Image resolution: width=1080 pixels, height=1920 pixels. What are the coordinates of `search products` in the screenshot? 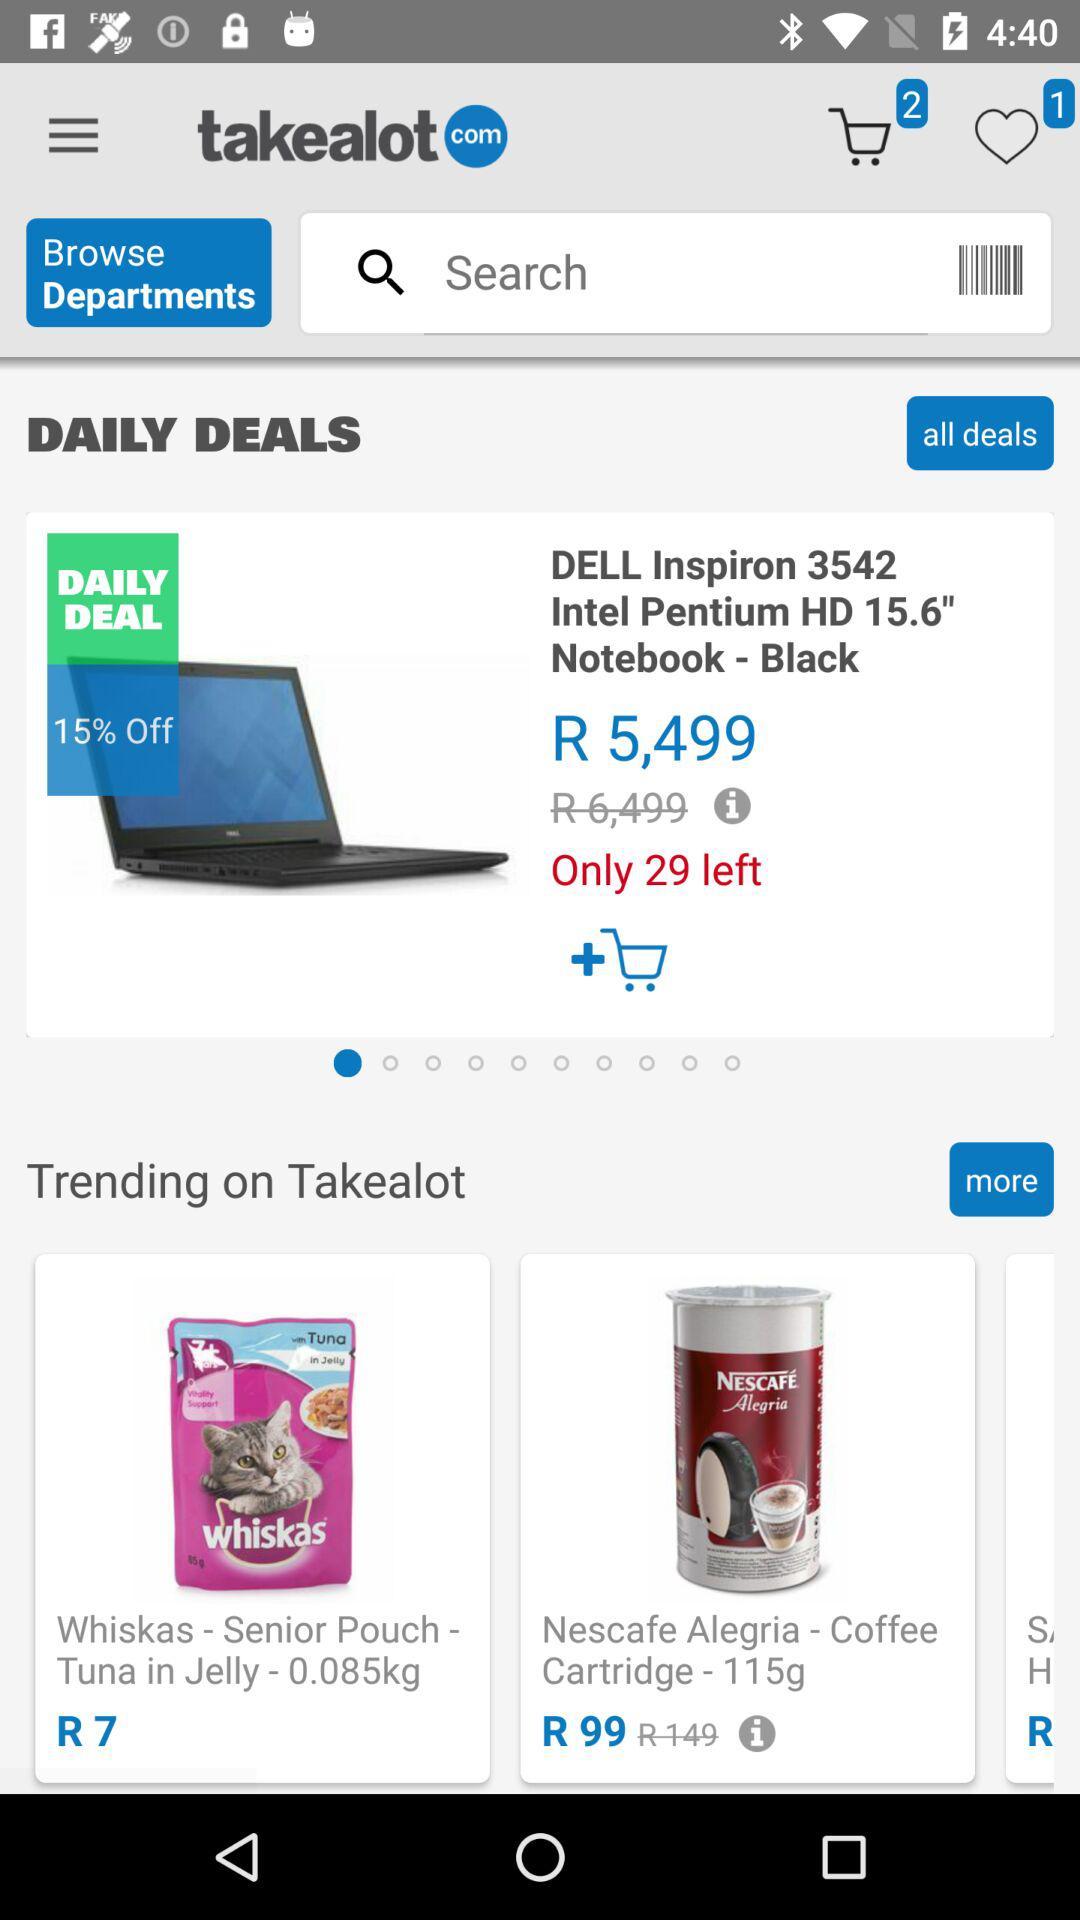 It's located at (675, 270).